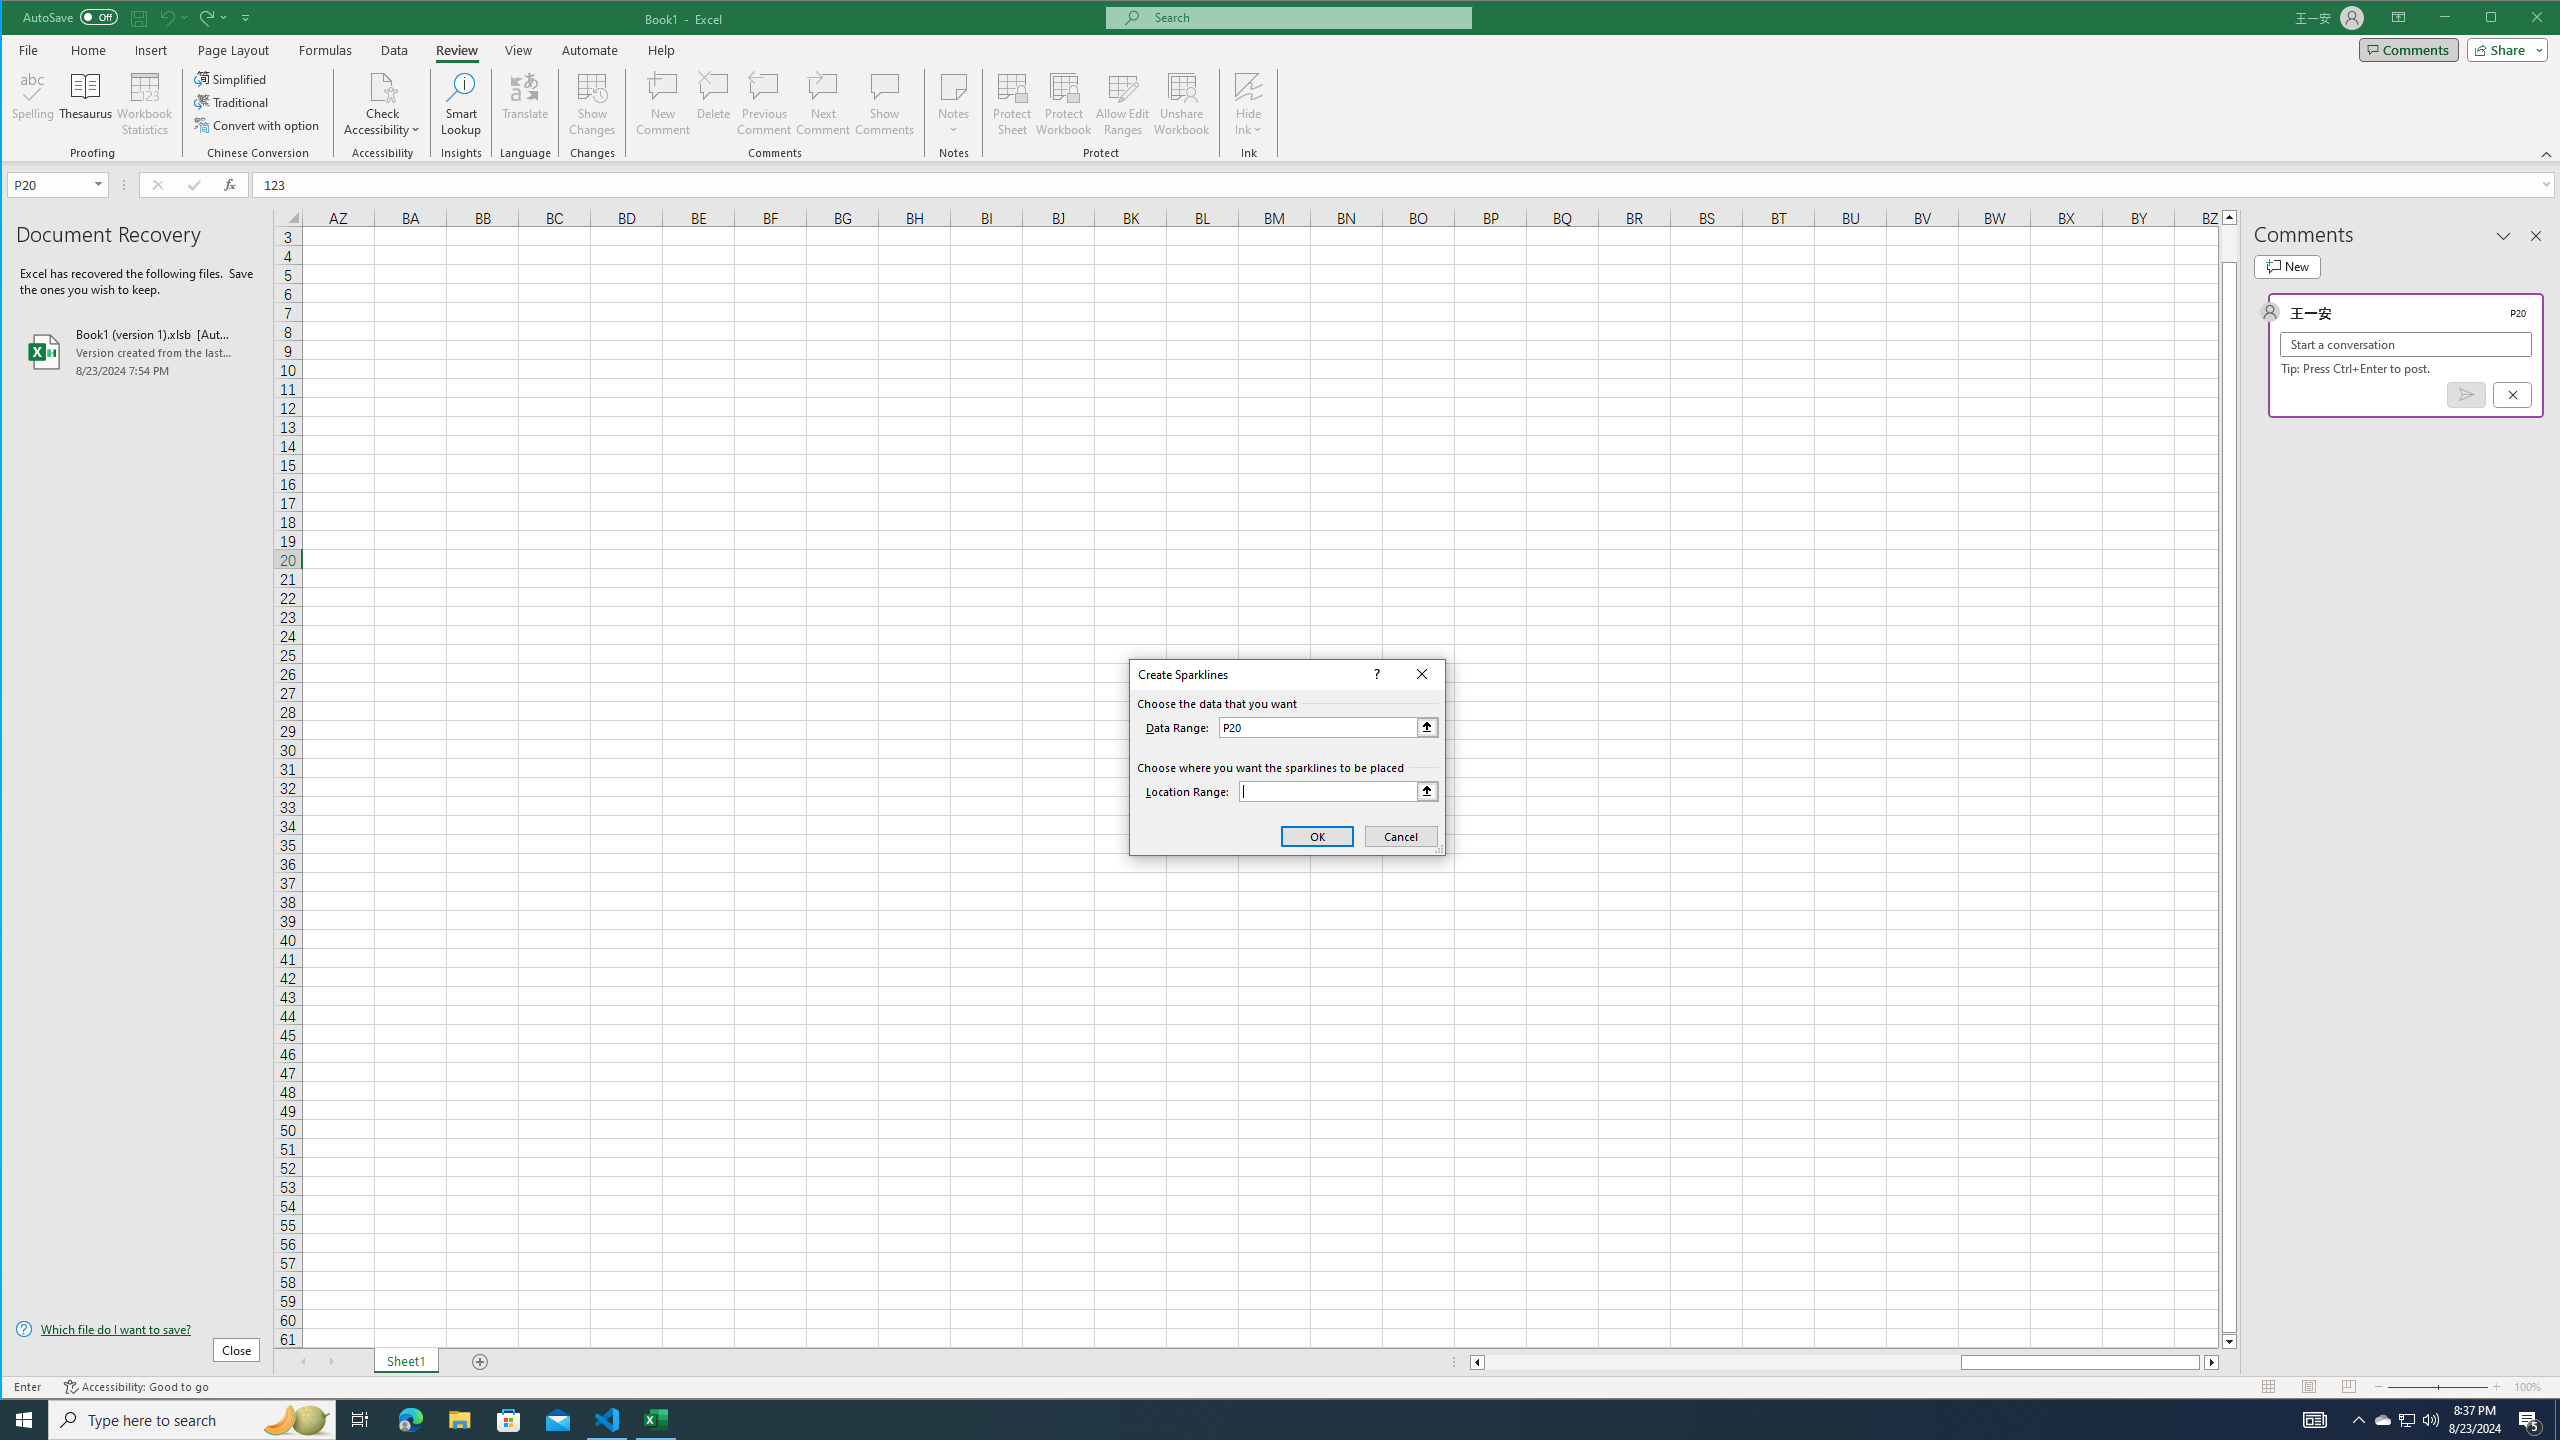 The height and width of the screenshot is (1440, 2560). Describe the element at coordinates (2535, 235) in the screenshot. I see `'Close pane'` at that location.